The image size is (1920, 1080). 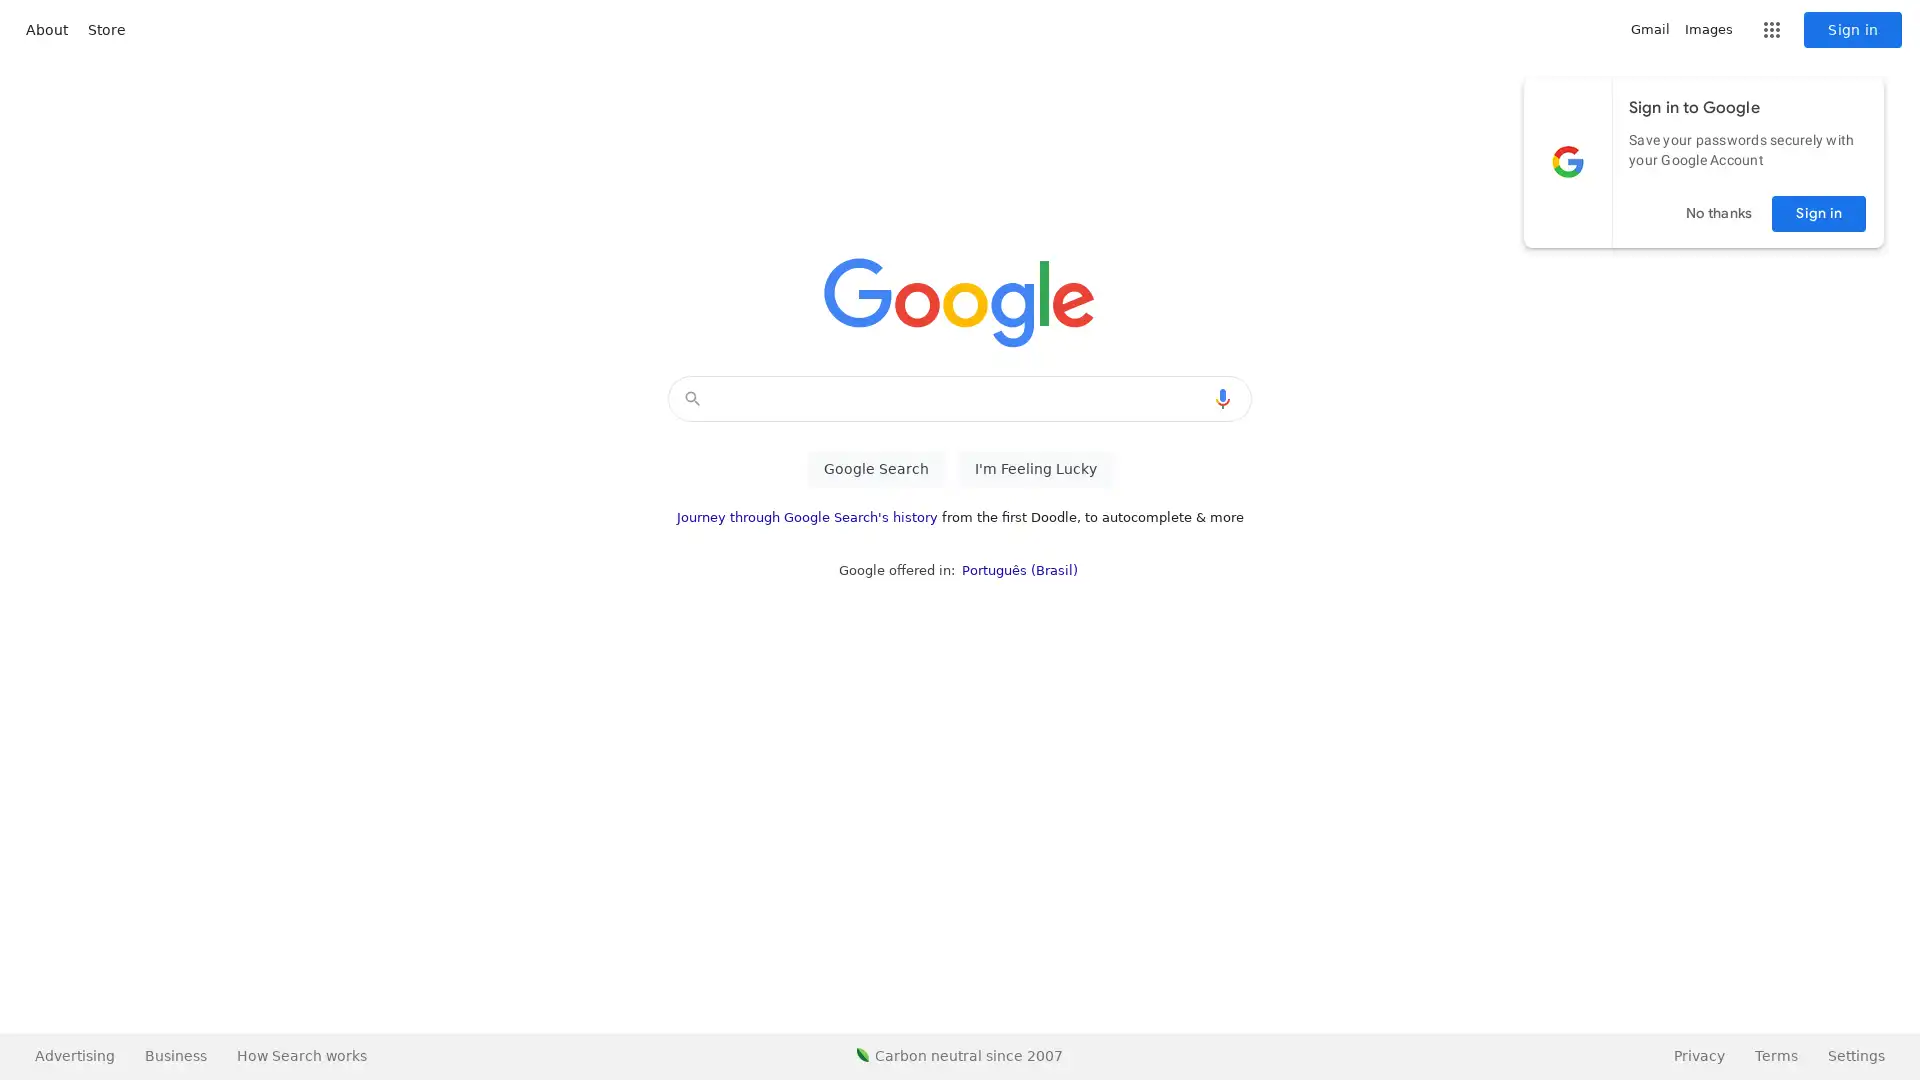 What do you see at coordinates (875, 469) in the screenshot?
I see `Google Search` at bounding box center [875, 469].